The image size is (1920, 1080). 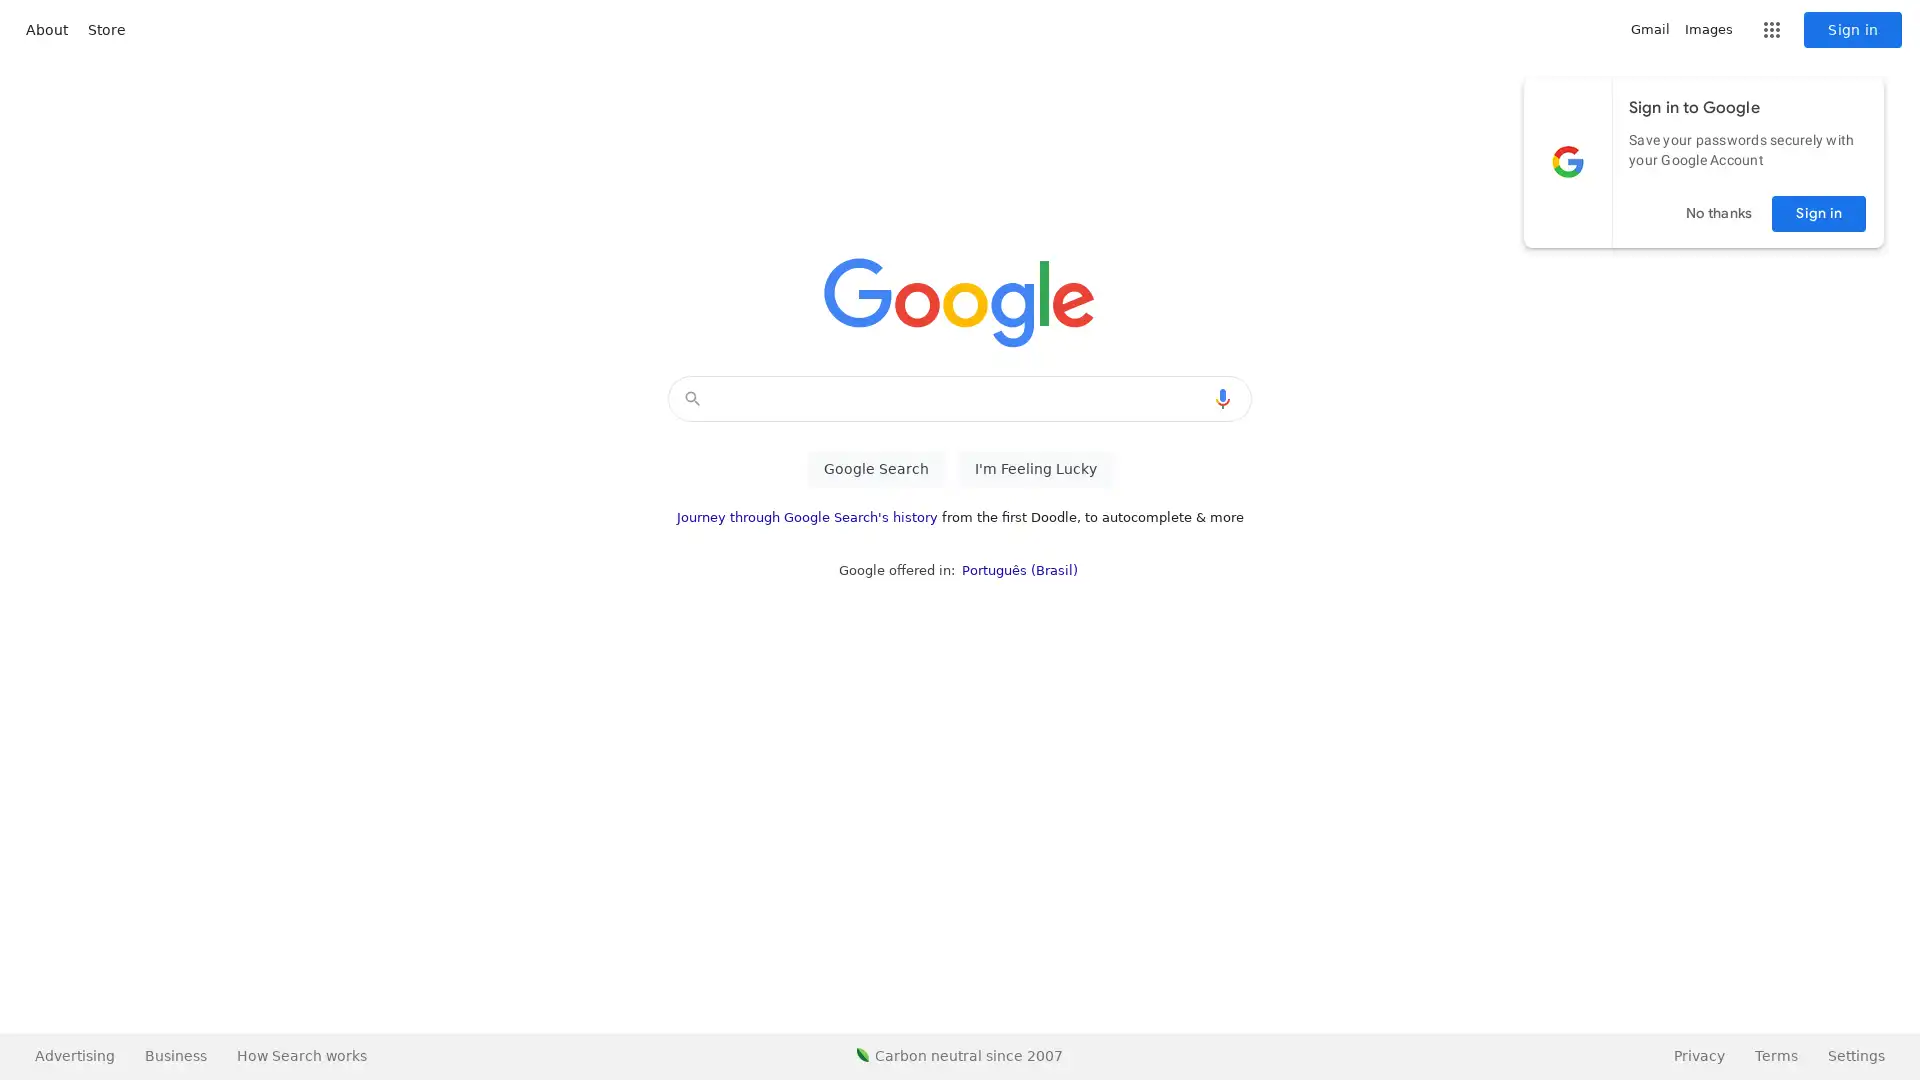 What do you see at coordinates (875, 469) in the screenshot?
I see `Google Search` at bounding box center [875, 469].